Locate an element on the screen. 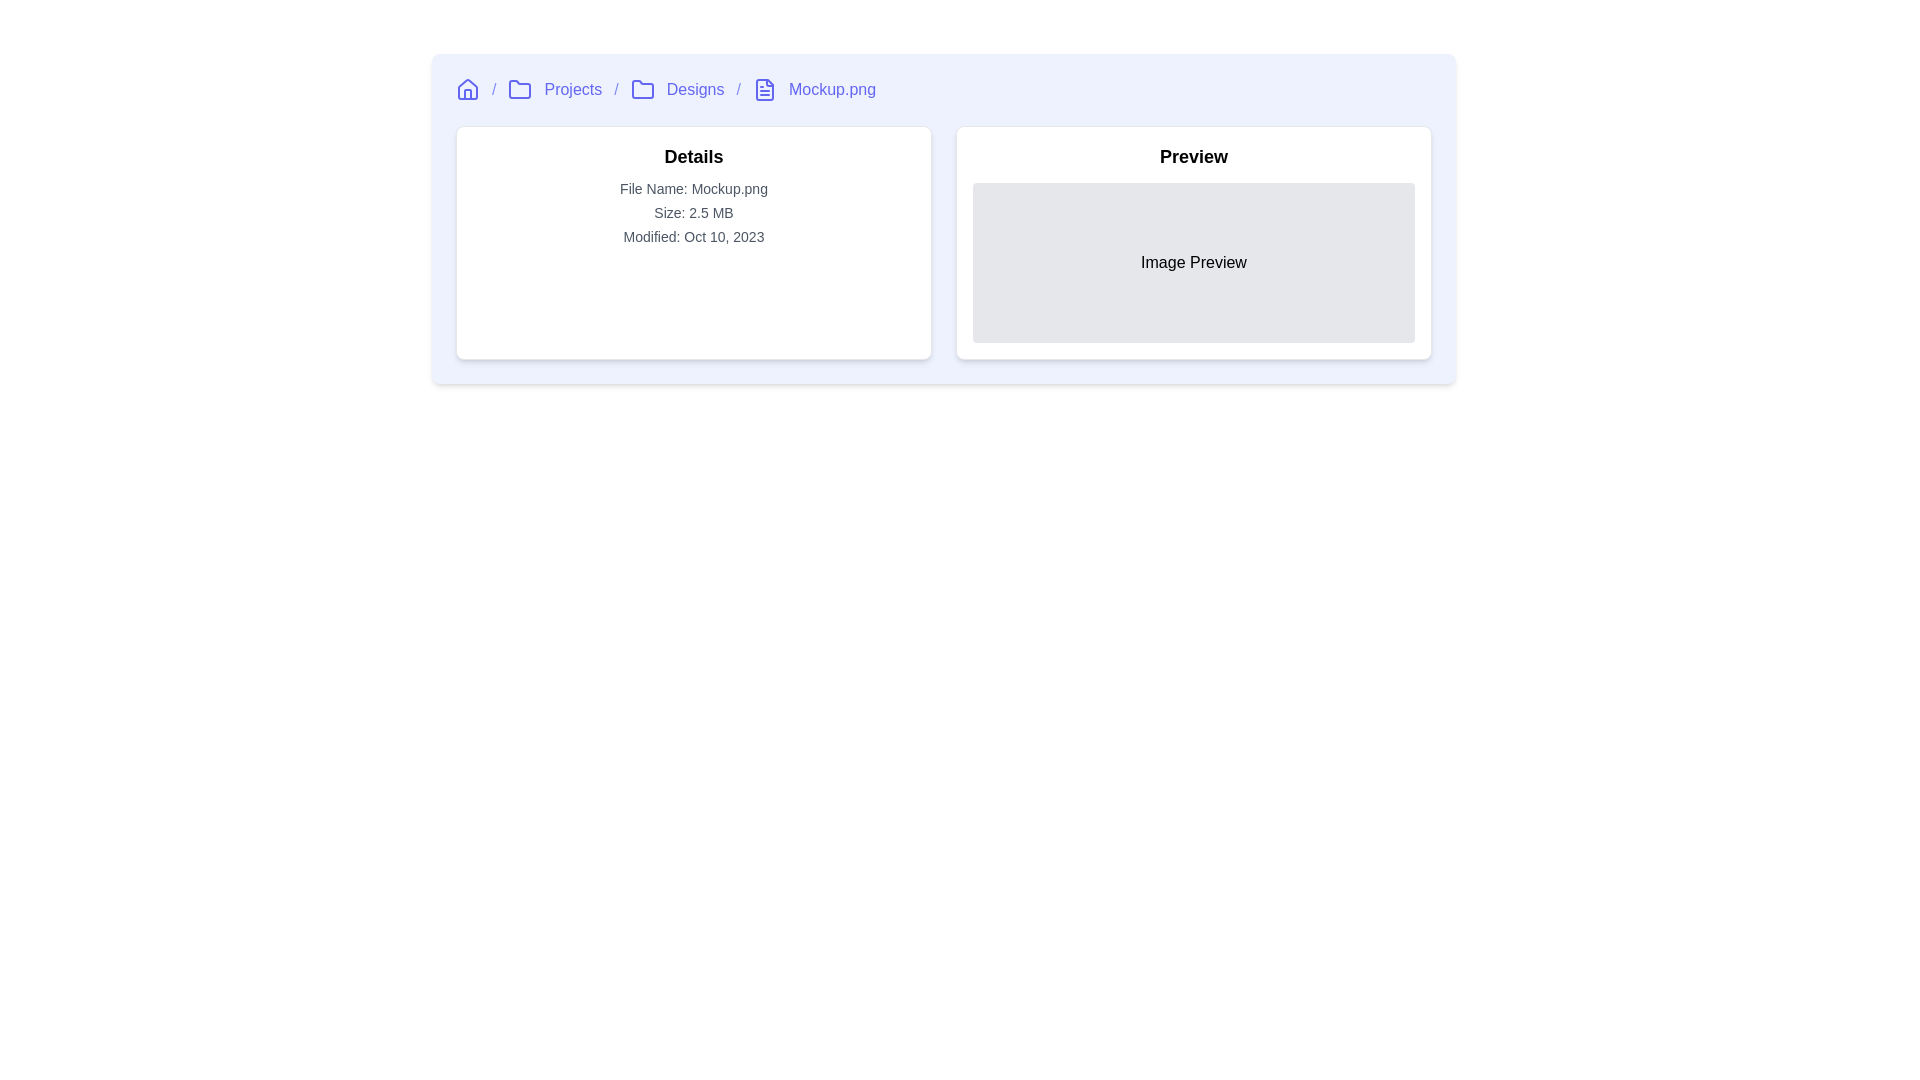  the 'Projects' text label in the breadcrumb navigation bar, which is the third visible item positioned between the folder icon and the 'Designs' text is located at coordinates (572, 88).